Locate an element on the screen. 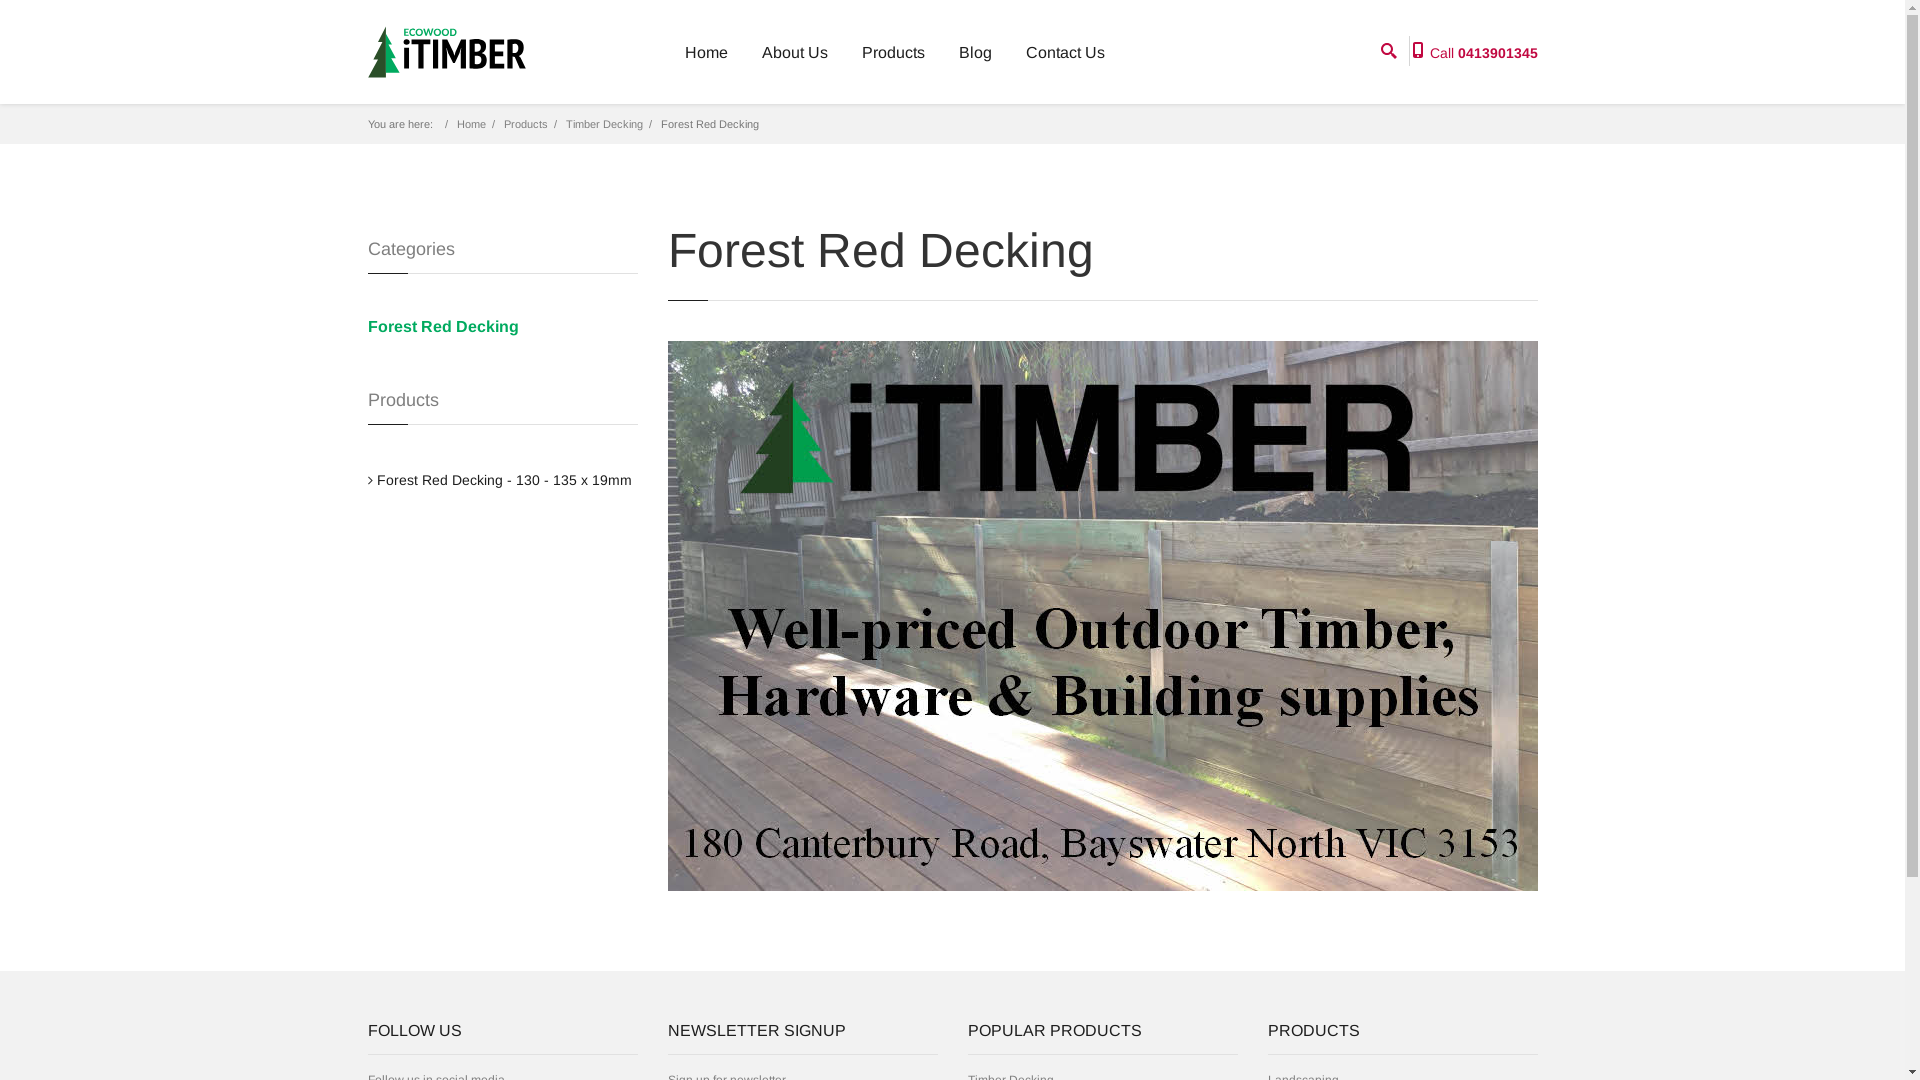 The image size is (1920, 1080). 'Forest Red Decking - 130 - 135 x 19mm' is located at coordinates (503, 479).